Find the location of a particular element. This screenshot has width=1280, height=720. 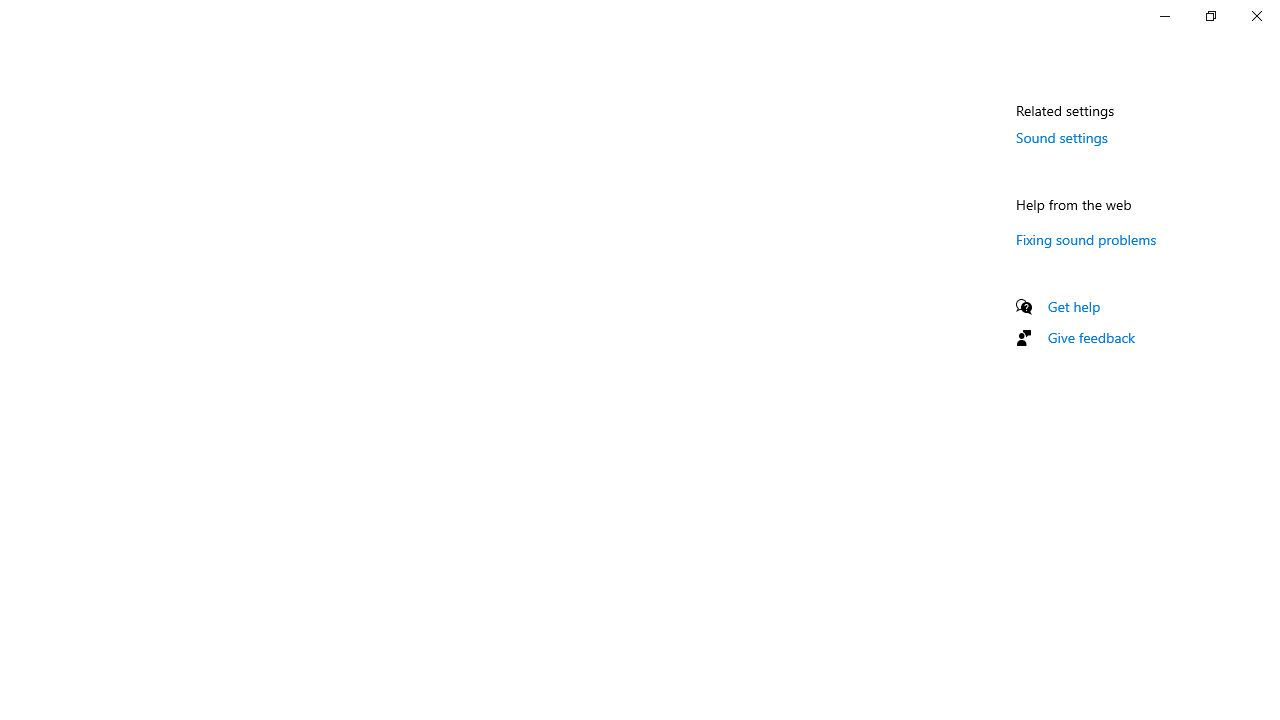

'Sound settings' is located at coordinates (1061, 136).